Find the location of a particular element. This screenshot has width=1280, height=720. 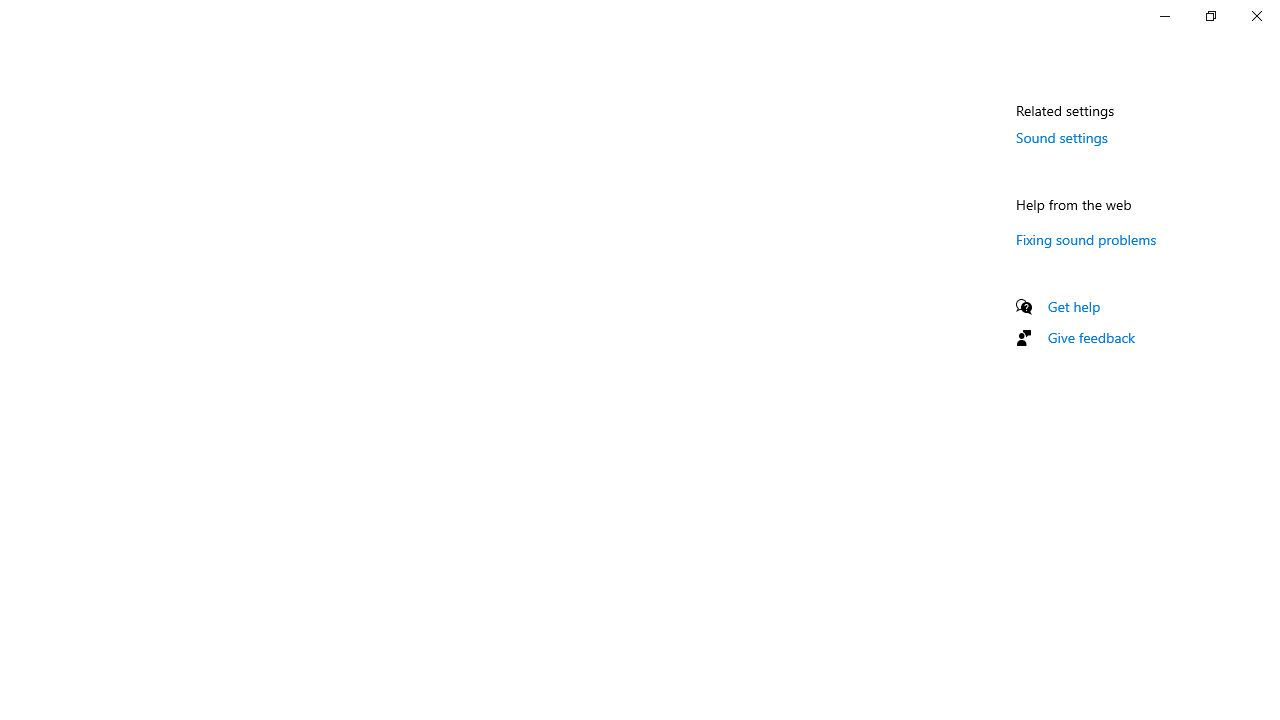

'Sound settings' is located at coordinates (1061, 136).